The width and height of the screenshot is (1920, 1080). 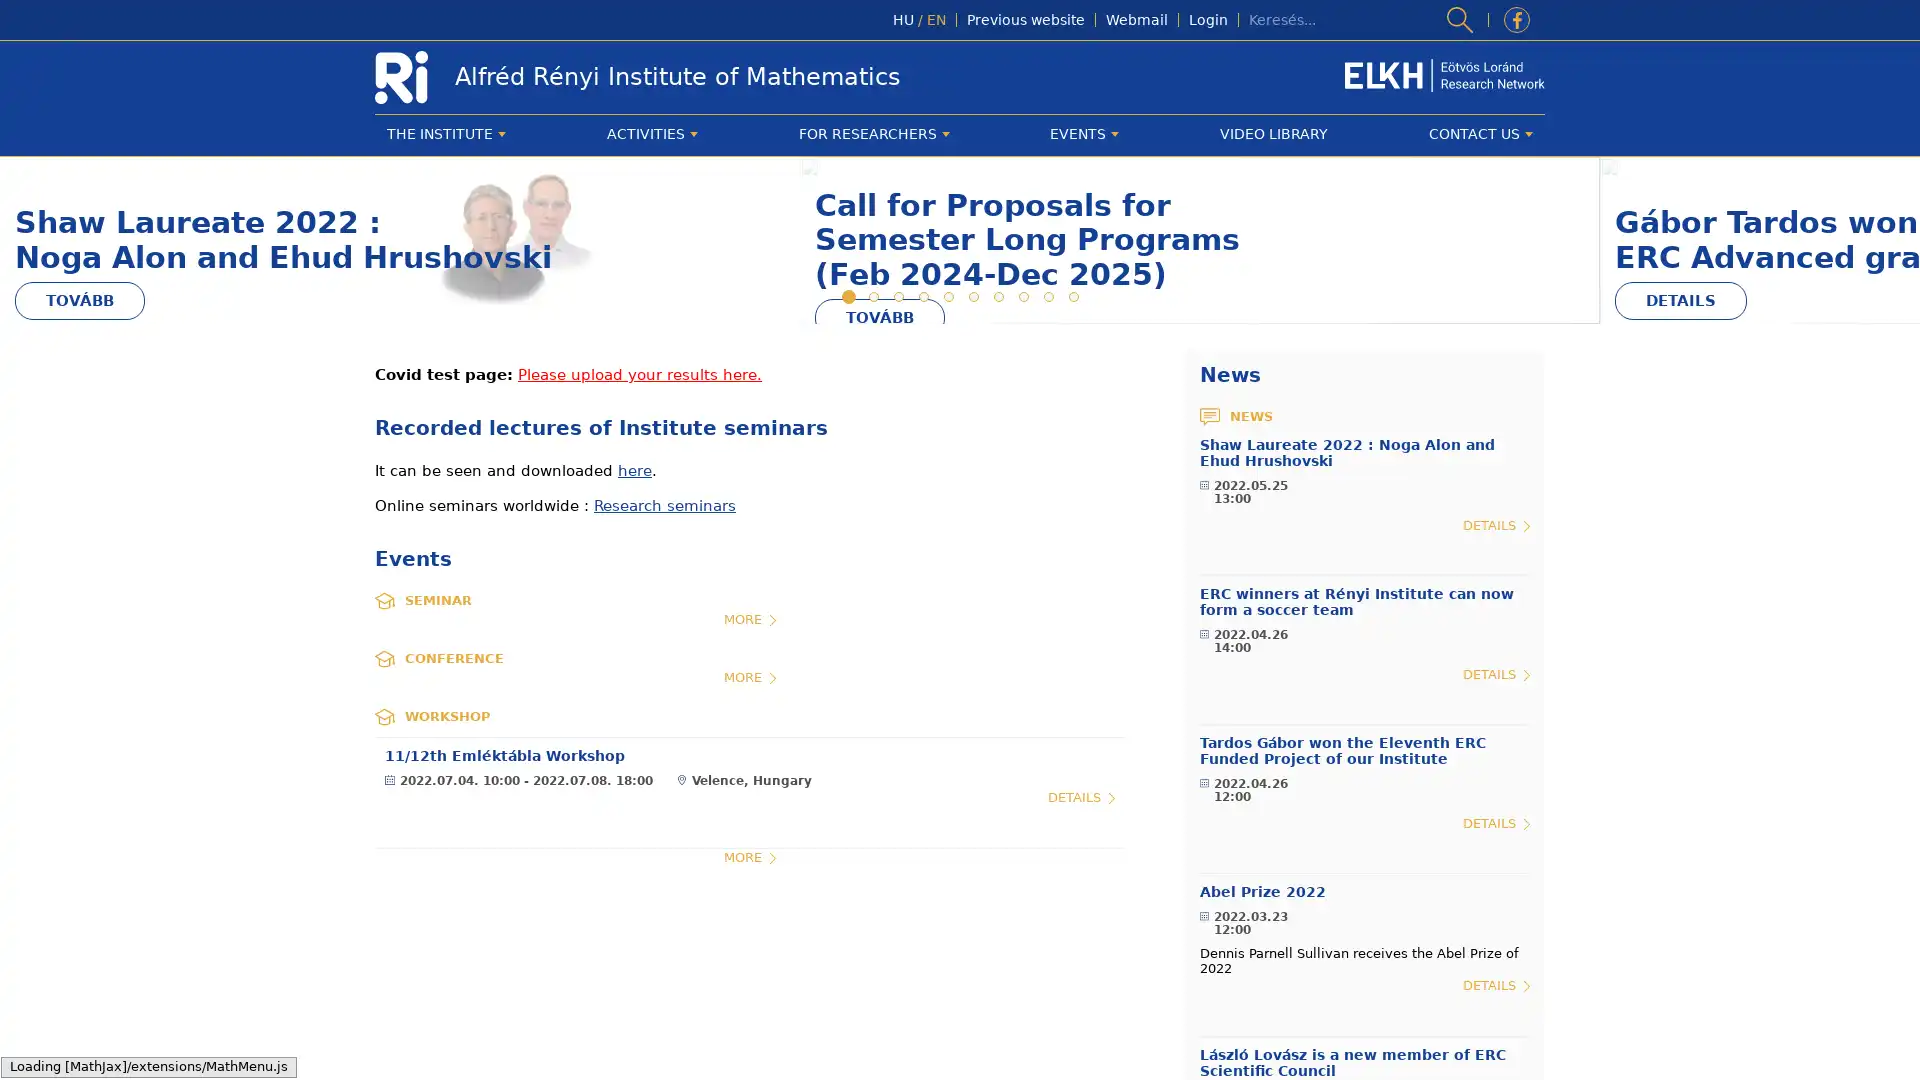 What do you see at coordinates (872, 527) in the screenshot?
I see `2` at bounding box center [872, 527].